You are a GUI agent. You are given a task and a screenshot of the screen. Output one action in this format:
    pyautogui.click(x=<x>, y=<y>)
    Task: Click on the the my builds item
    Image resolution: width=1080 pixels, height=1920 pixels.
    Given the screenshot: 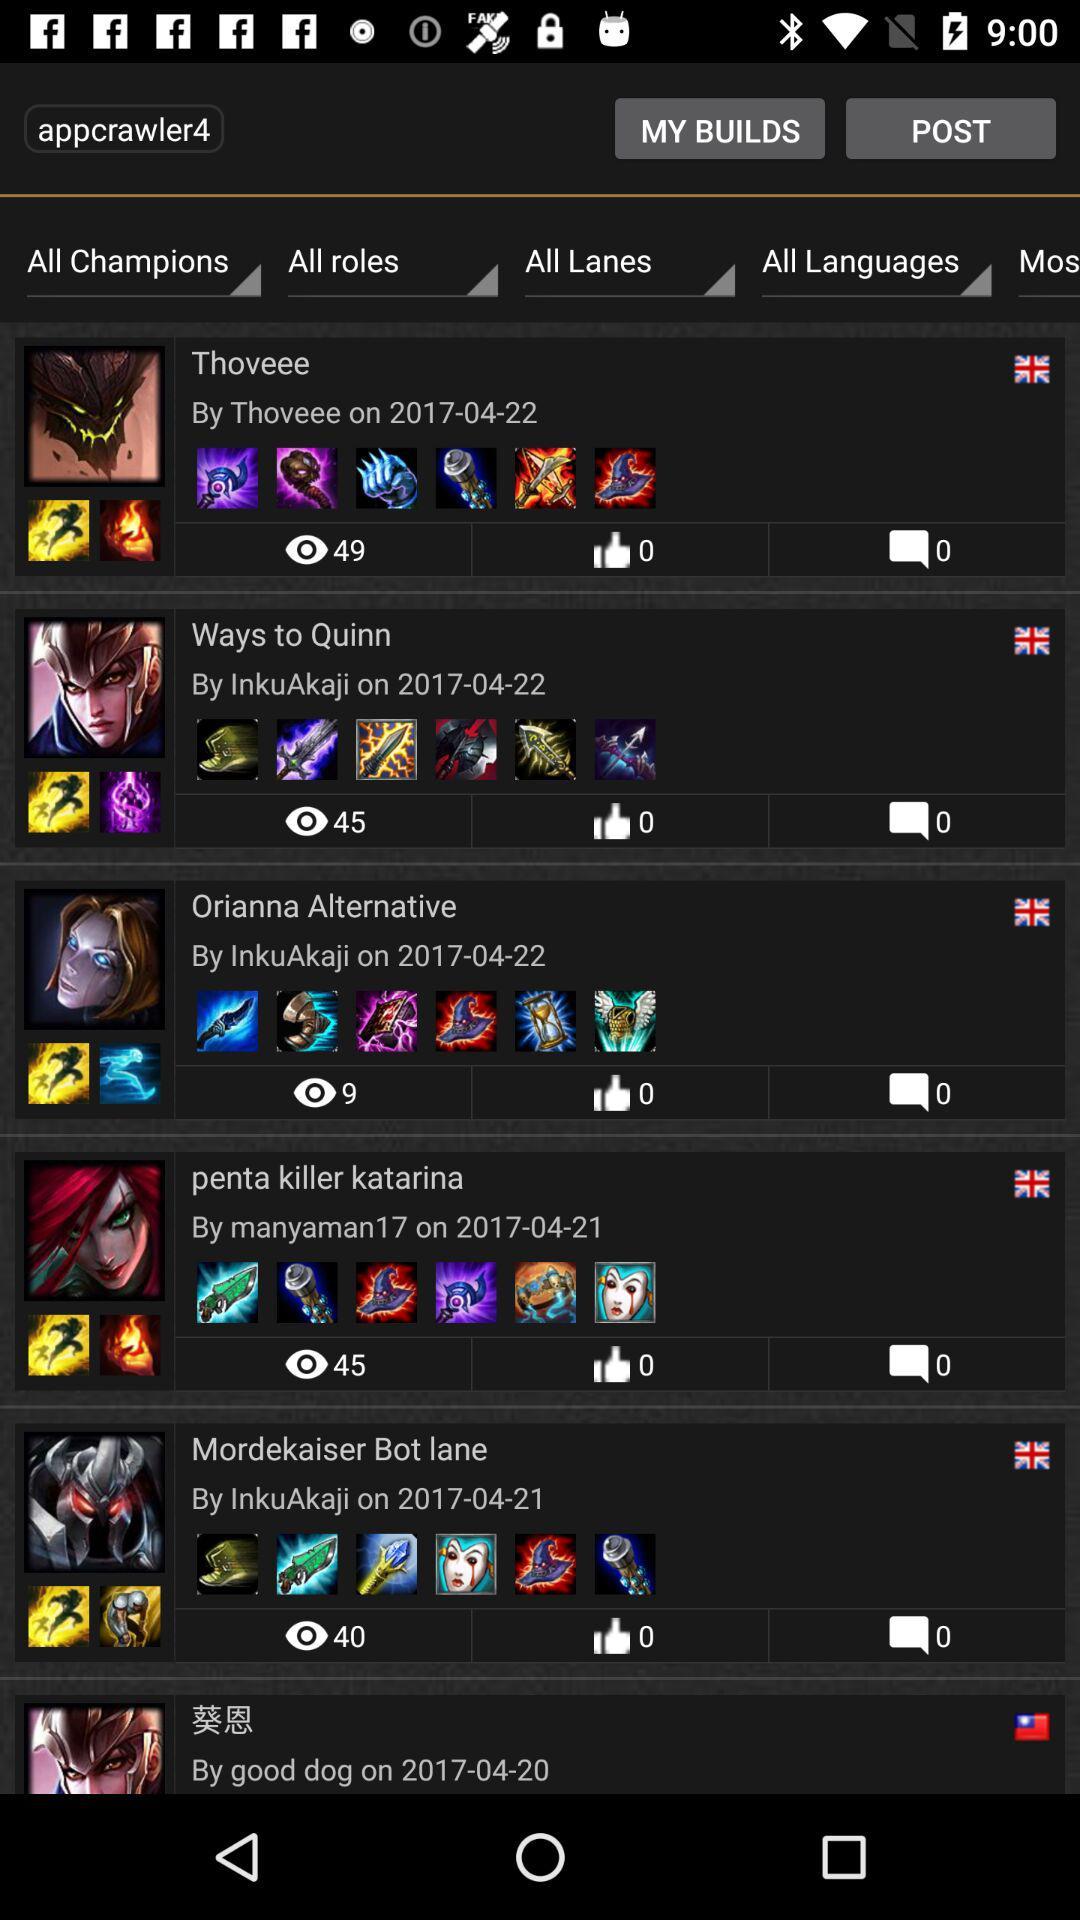 What is the action you would take?
    pyautogui.click(x=720, y=127)
    